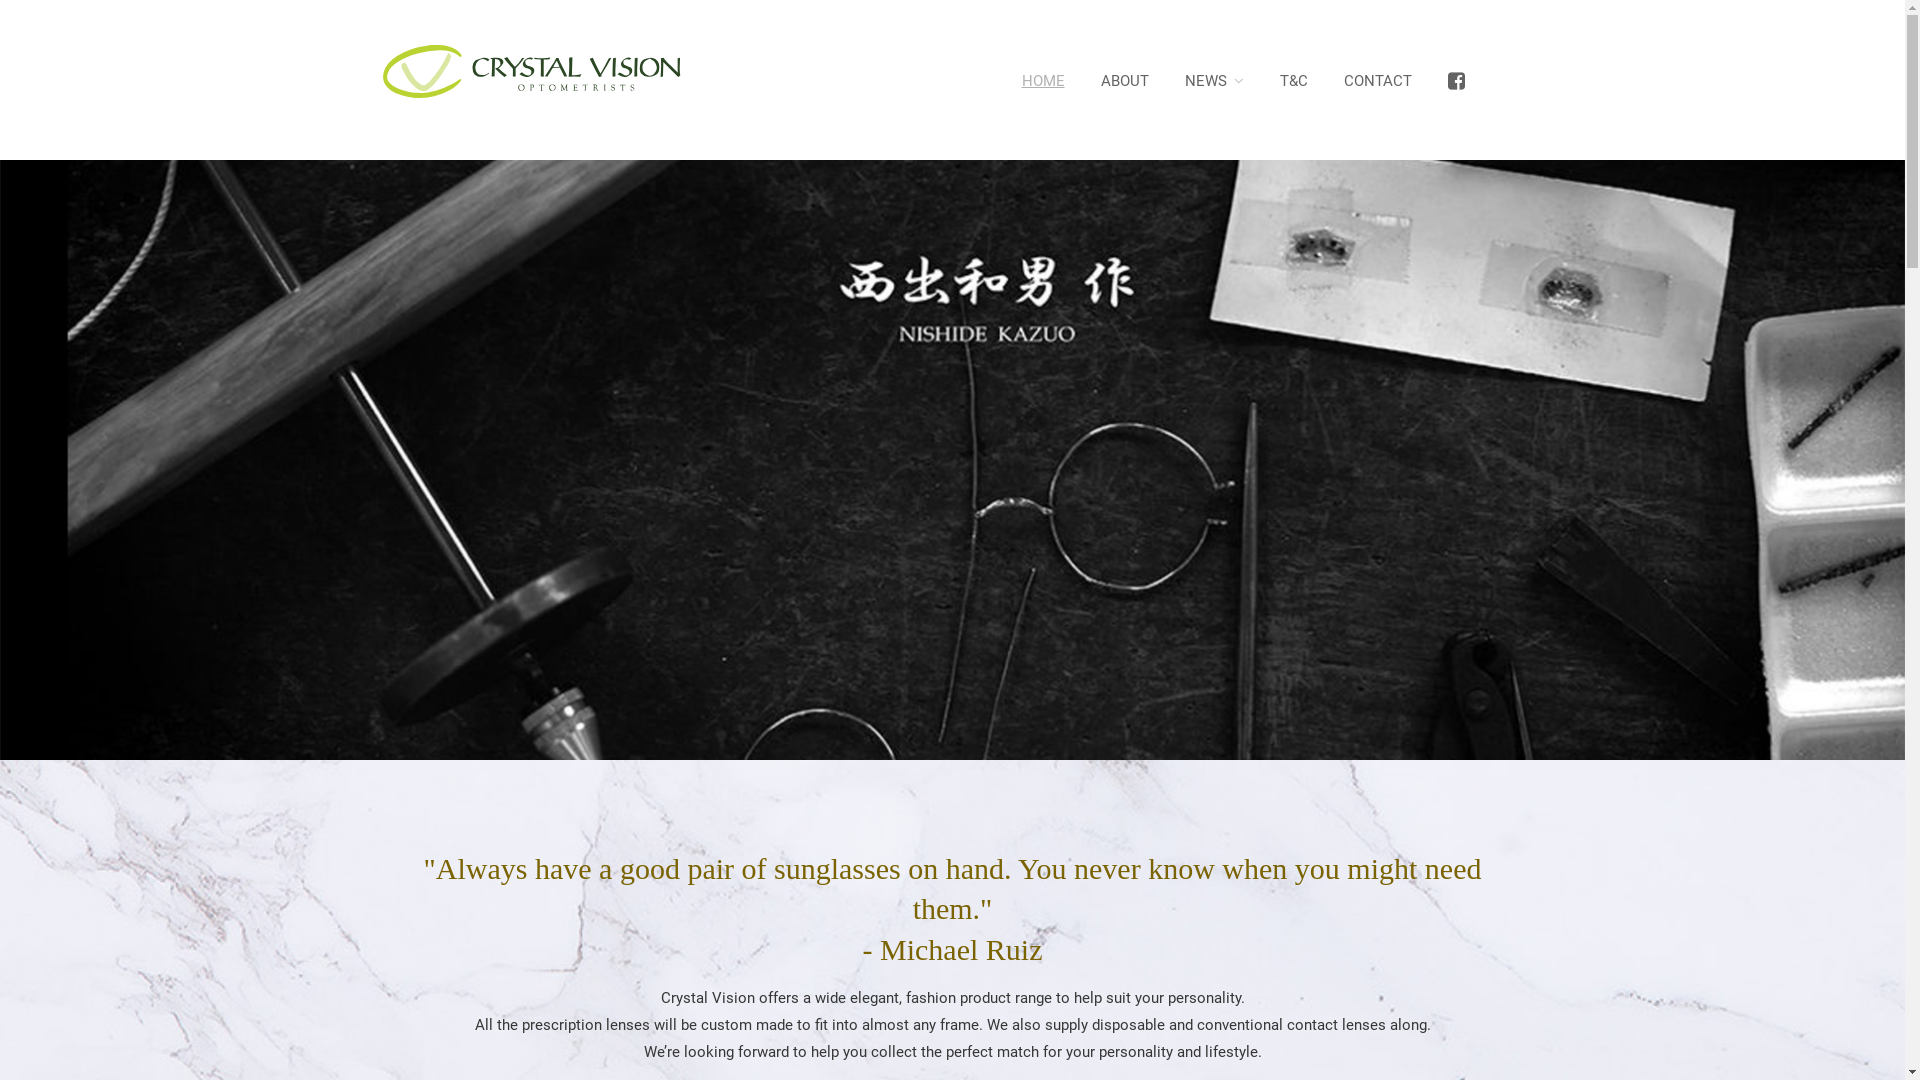 The width and height of the screenshot is (1920, 1080). What do you see at coordinates (1212, 80) in the screenshot?
I see `'NEWS'` at bounding box center [1212, 80].